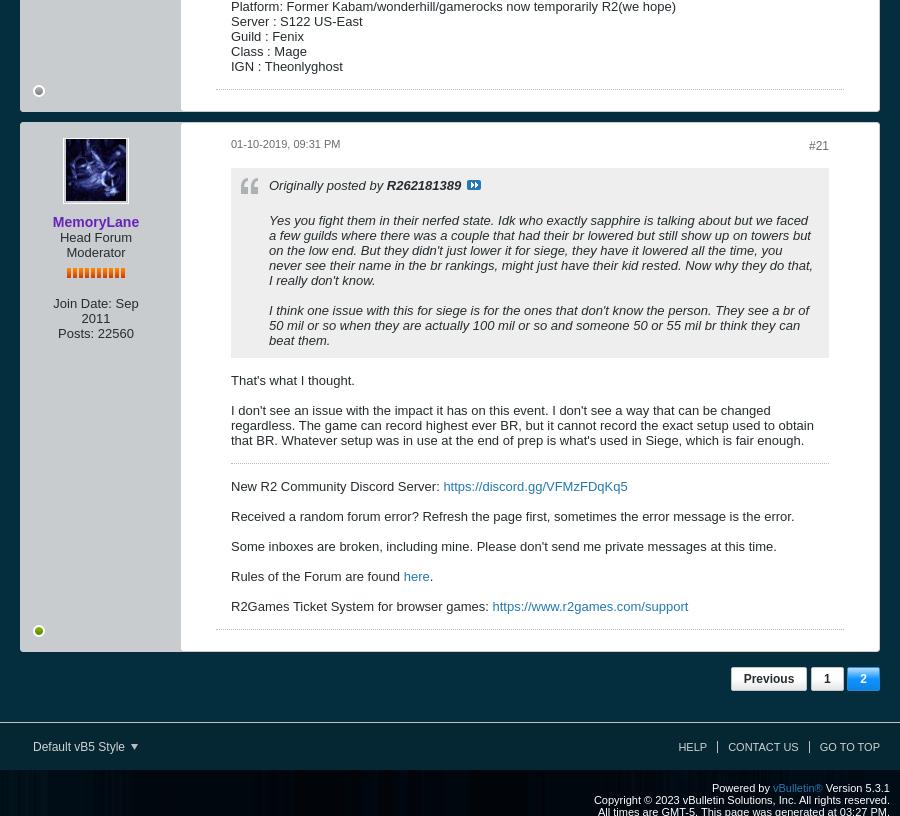  Describe the element at coordinates (335, 484) in the screenshot. I see `'New R2 Community Discord Server:'` at that location.